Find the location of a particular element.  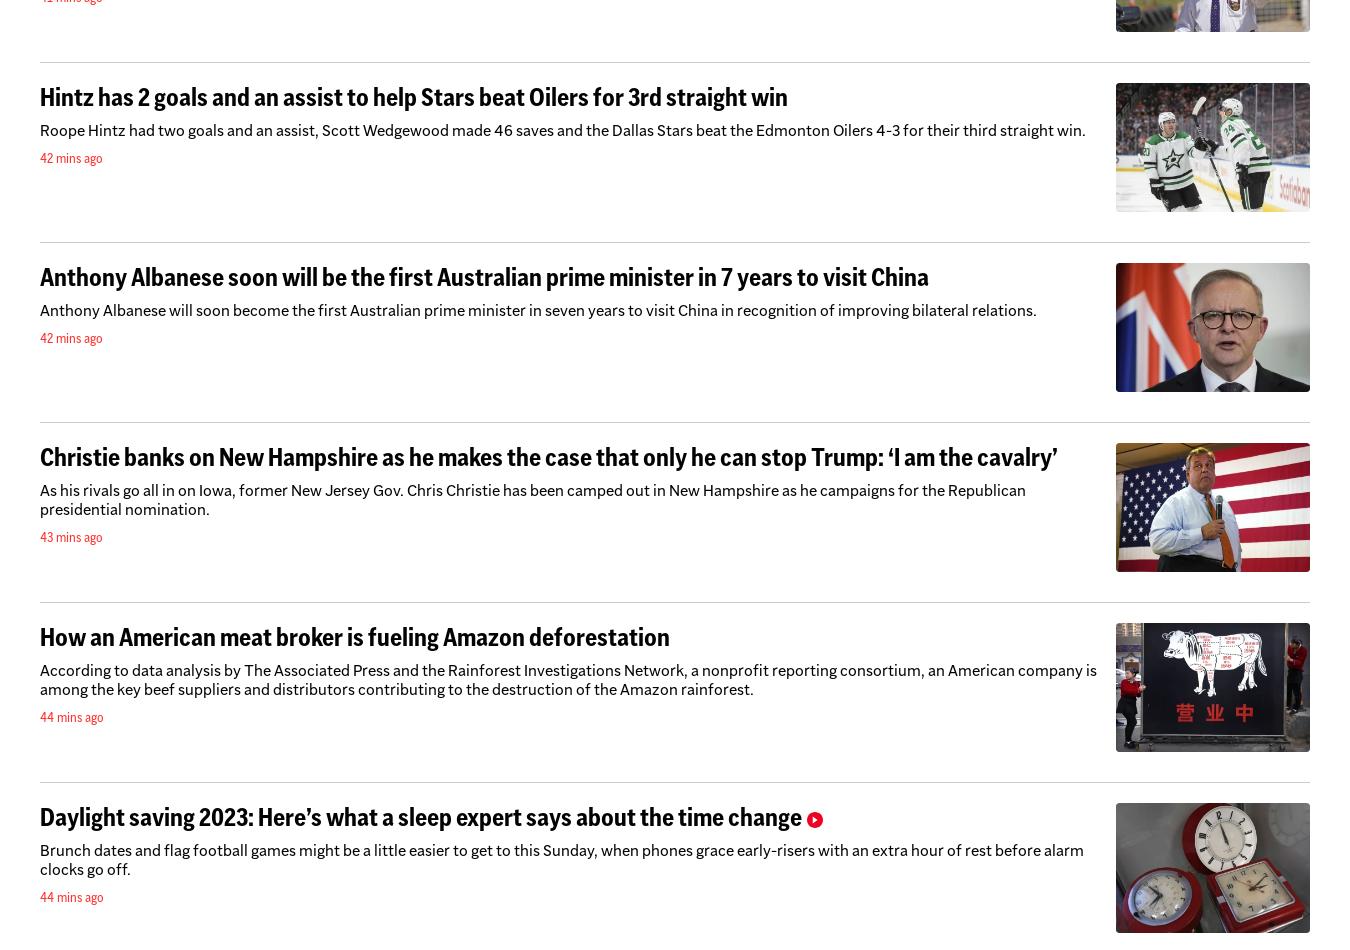

'43 mins ago' is located at coordinates (70, 537).